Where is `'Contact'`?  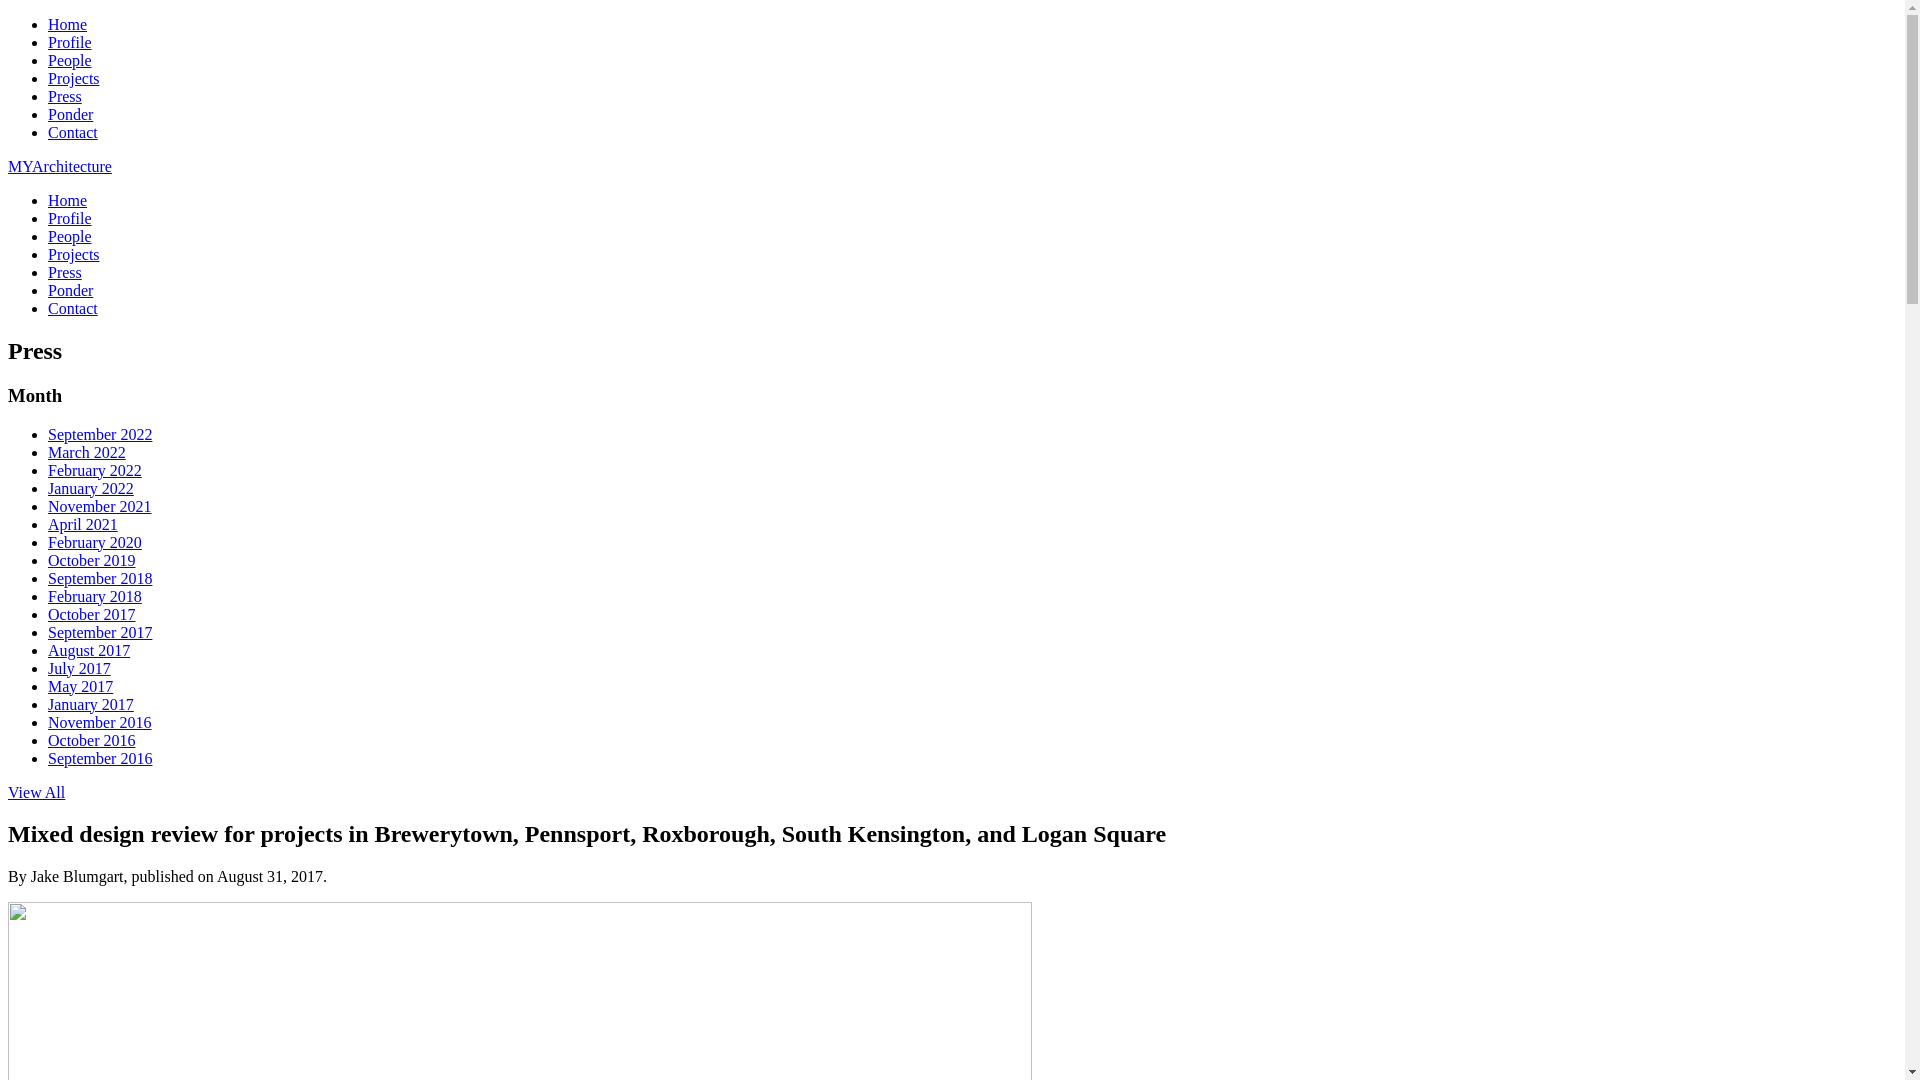 'Contact' is located at coordinates (72, 308).